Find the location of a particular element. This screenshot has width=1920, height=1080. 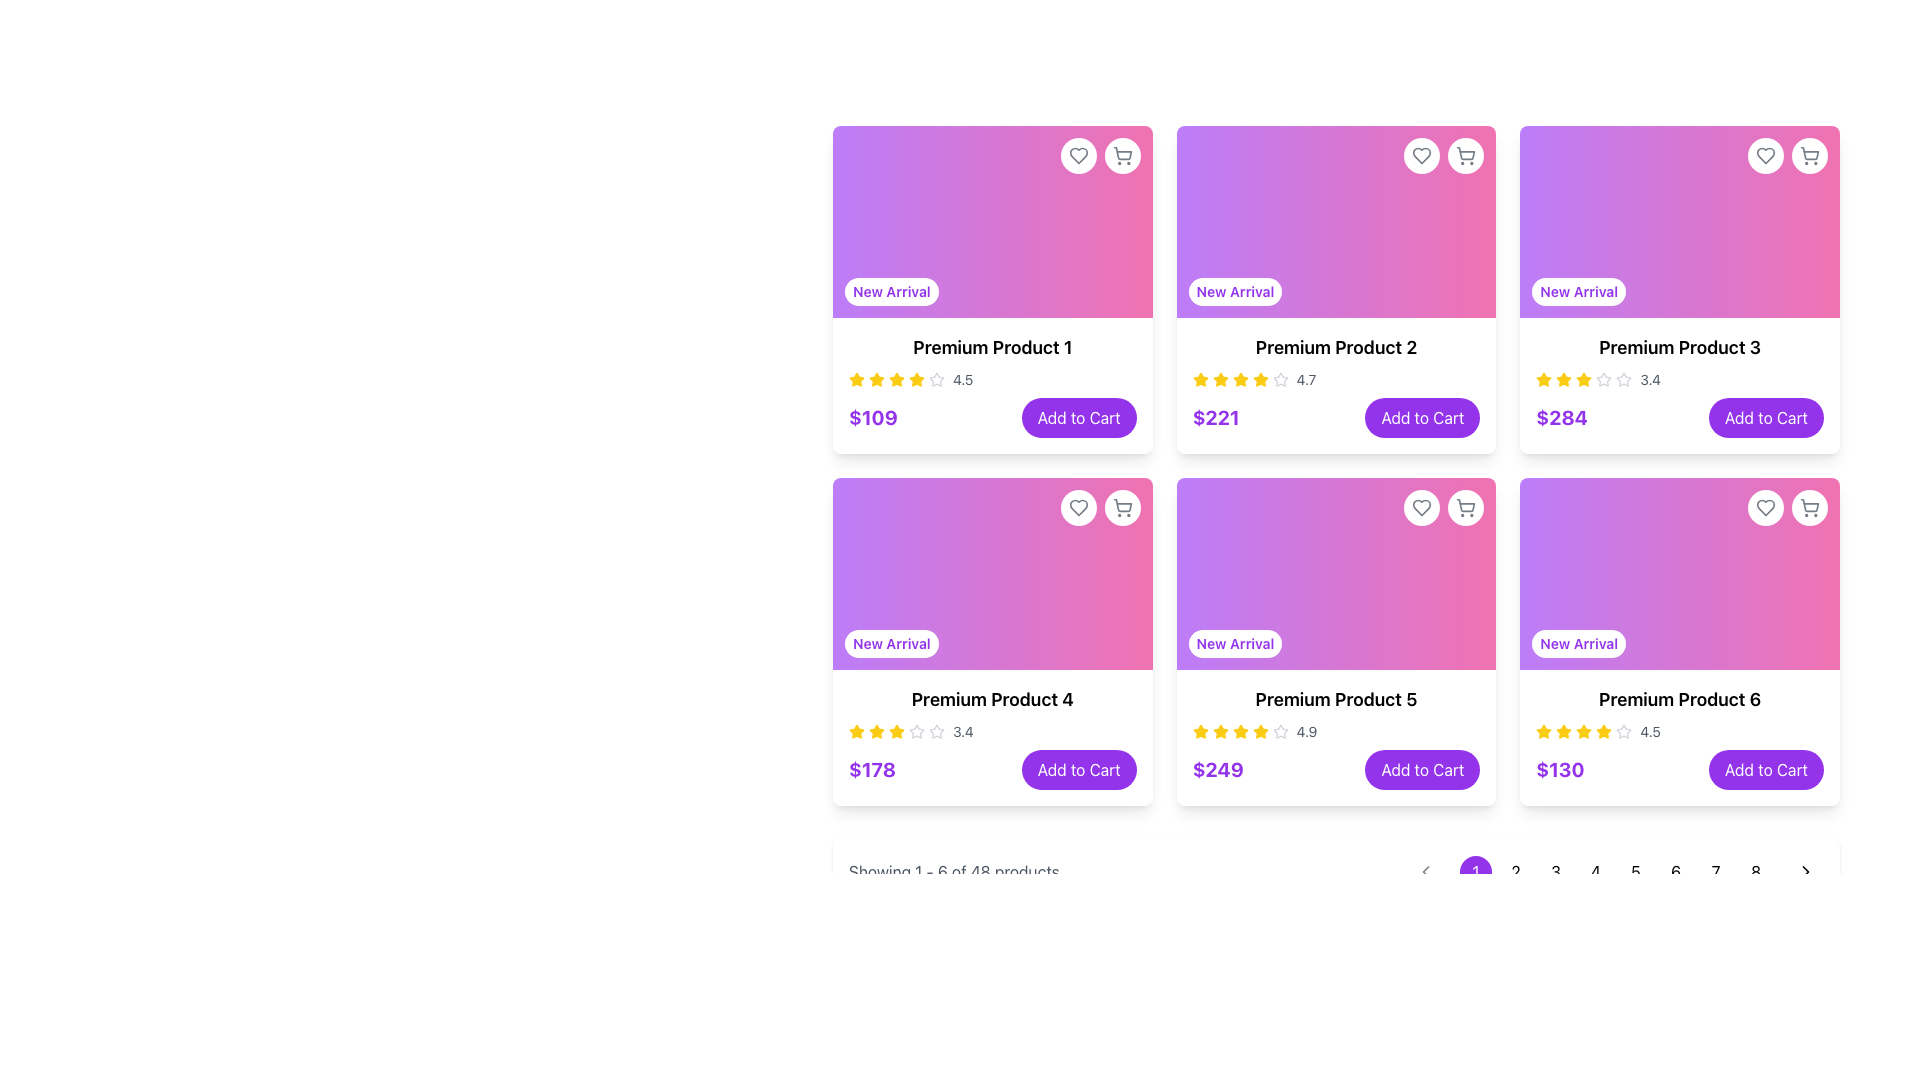

the first star in the star rating indicator for the product labeled 'Premium Product 3' to rate the product is located at coordinates (1563, 378).